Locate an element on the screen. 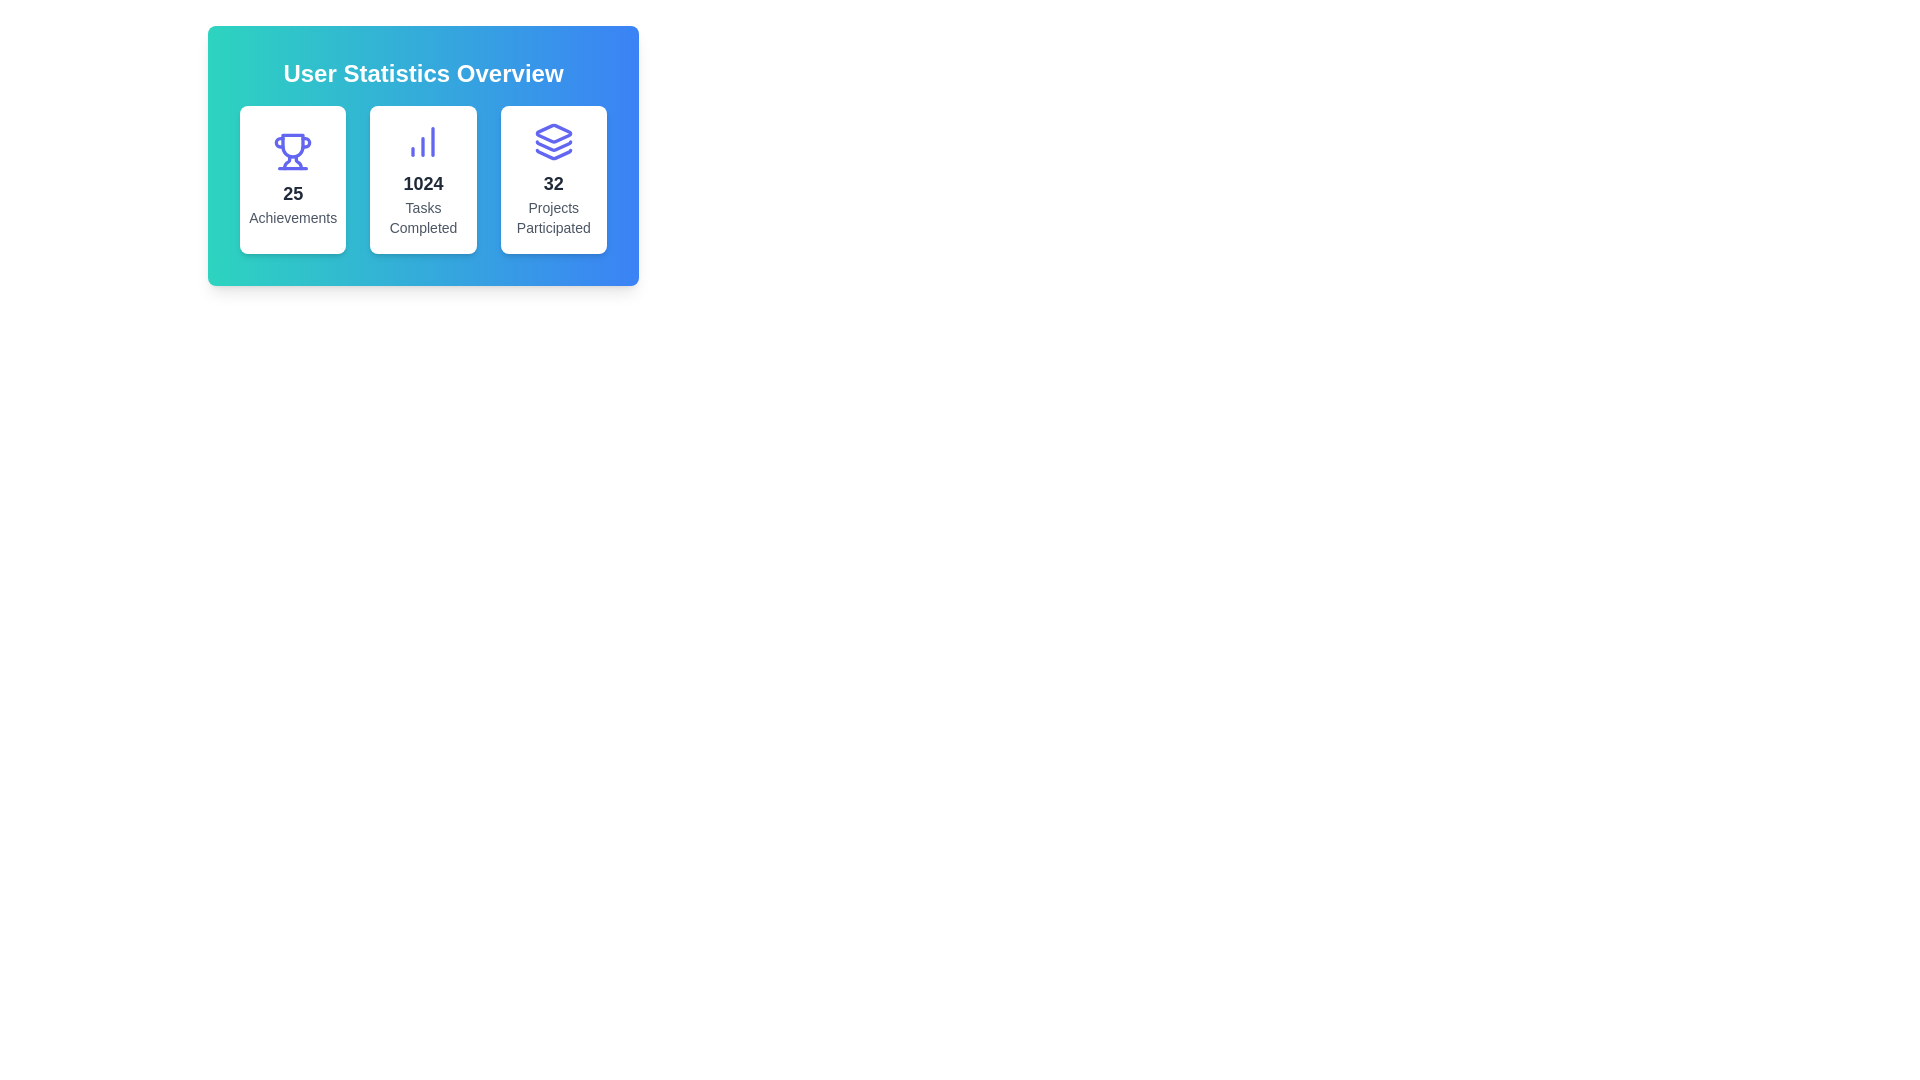 The height and width of the screenshot is (1080, 1920). text label indicating the number of projects participated in, which is located inside the third card under the header 'User Statistics Overview', directly below the numeric value '32' is located at coordinates (553, 218).